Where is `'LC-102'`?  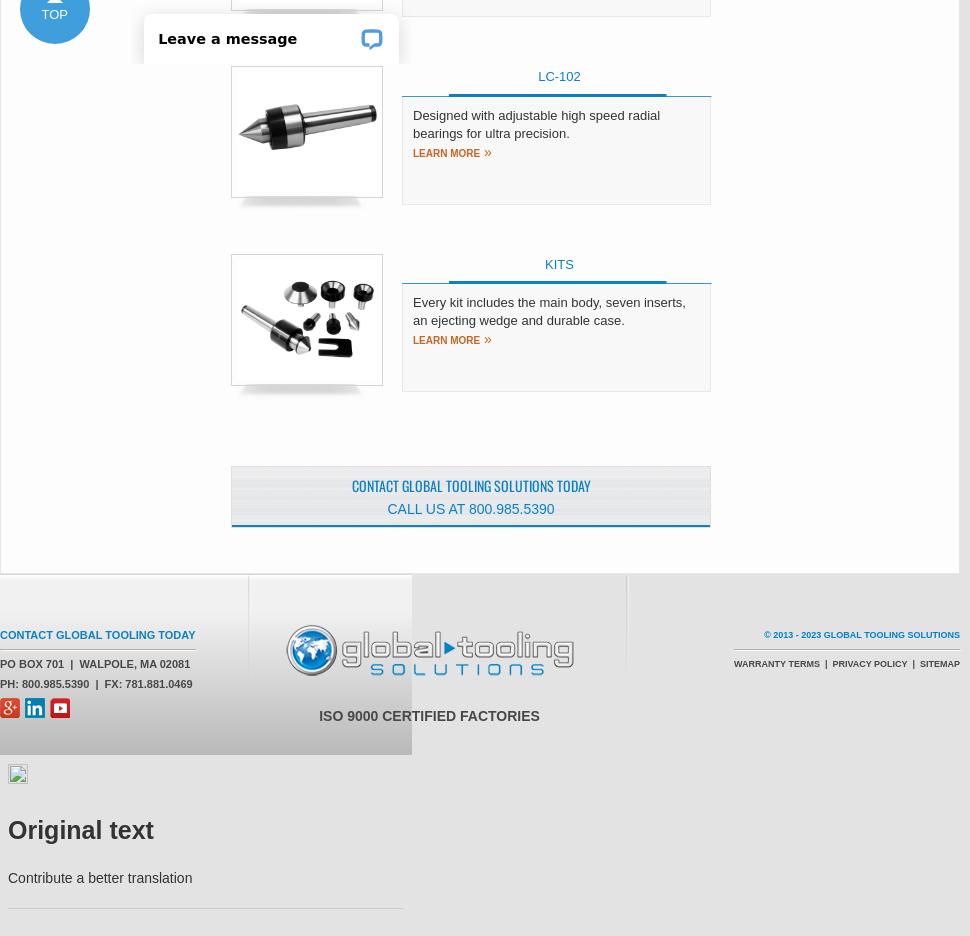 'LC-102' is located at coordinates (558, 76).